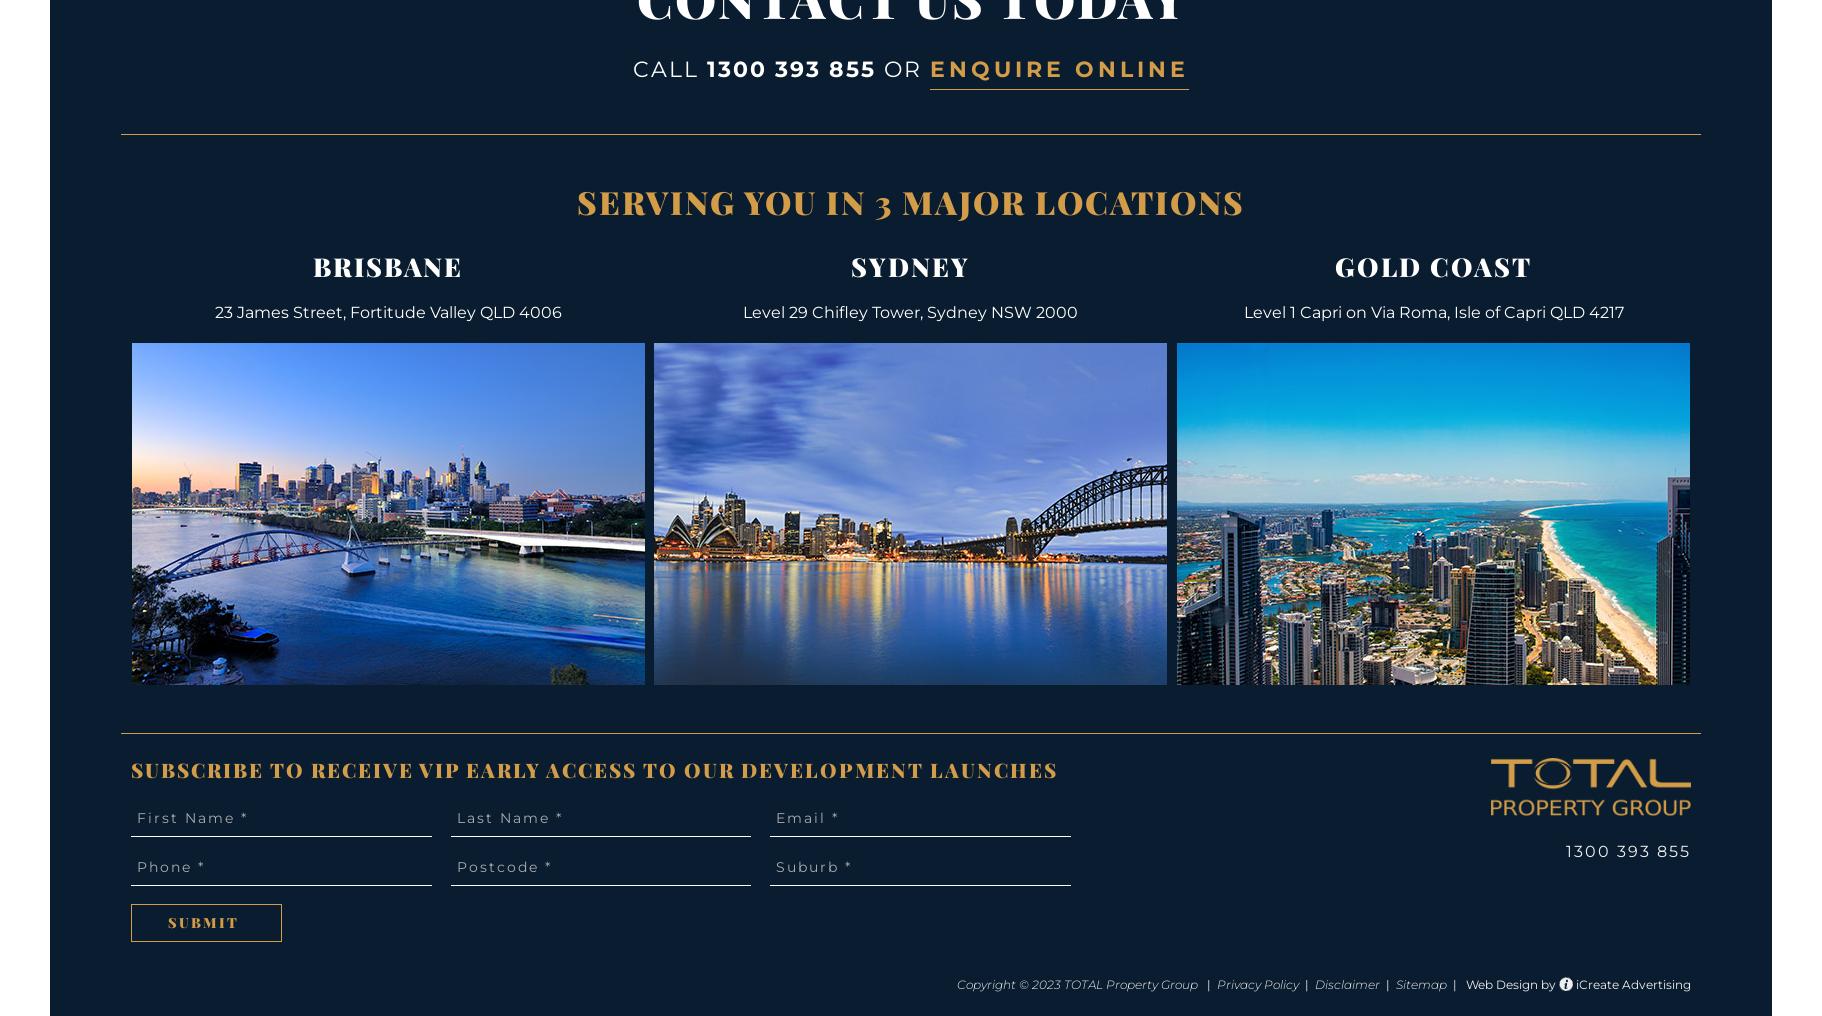 The width and height of the screenshot is (1822, 1016). What do you see at coordinates (202, 921) in the screenshot?
I see `'Submit'` at bounding box center [202, 921].